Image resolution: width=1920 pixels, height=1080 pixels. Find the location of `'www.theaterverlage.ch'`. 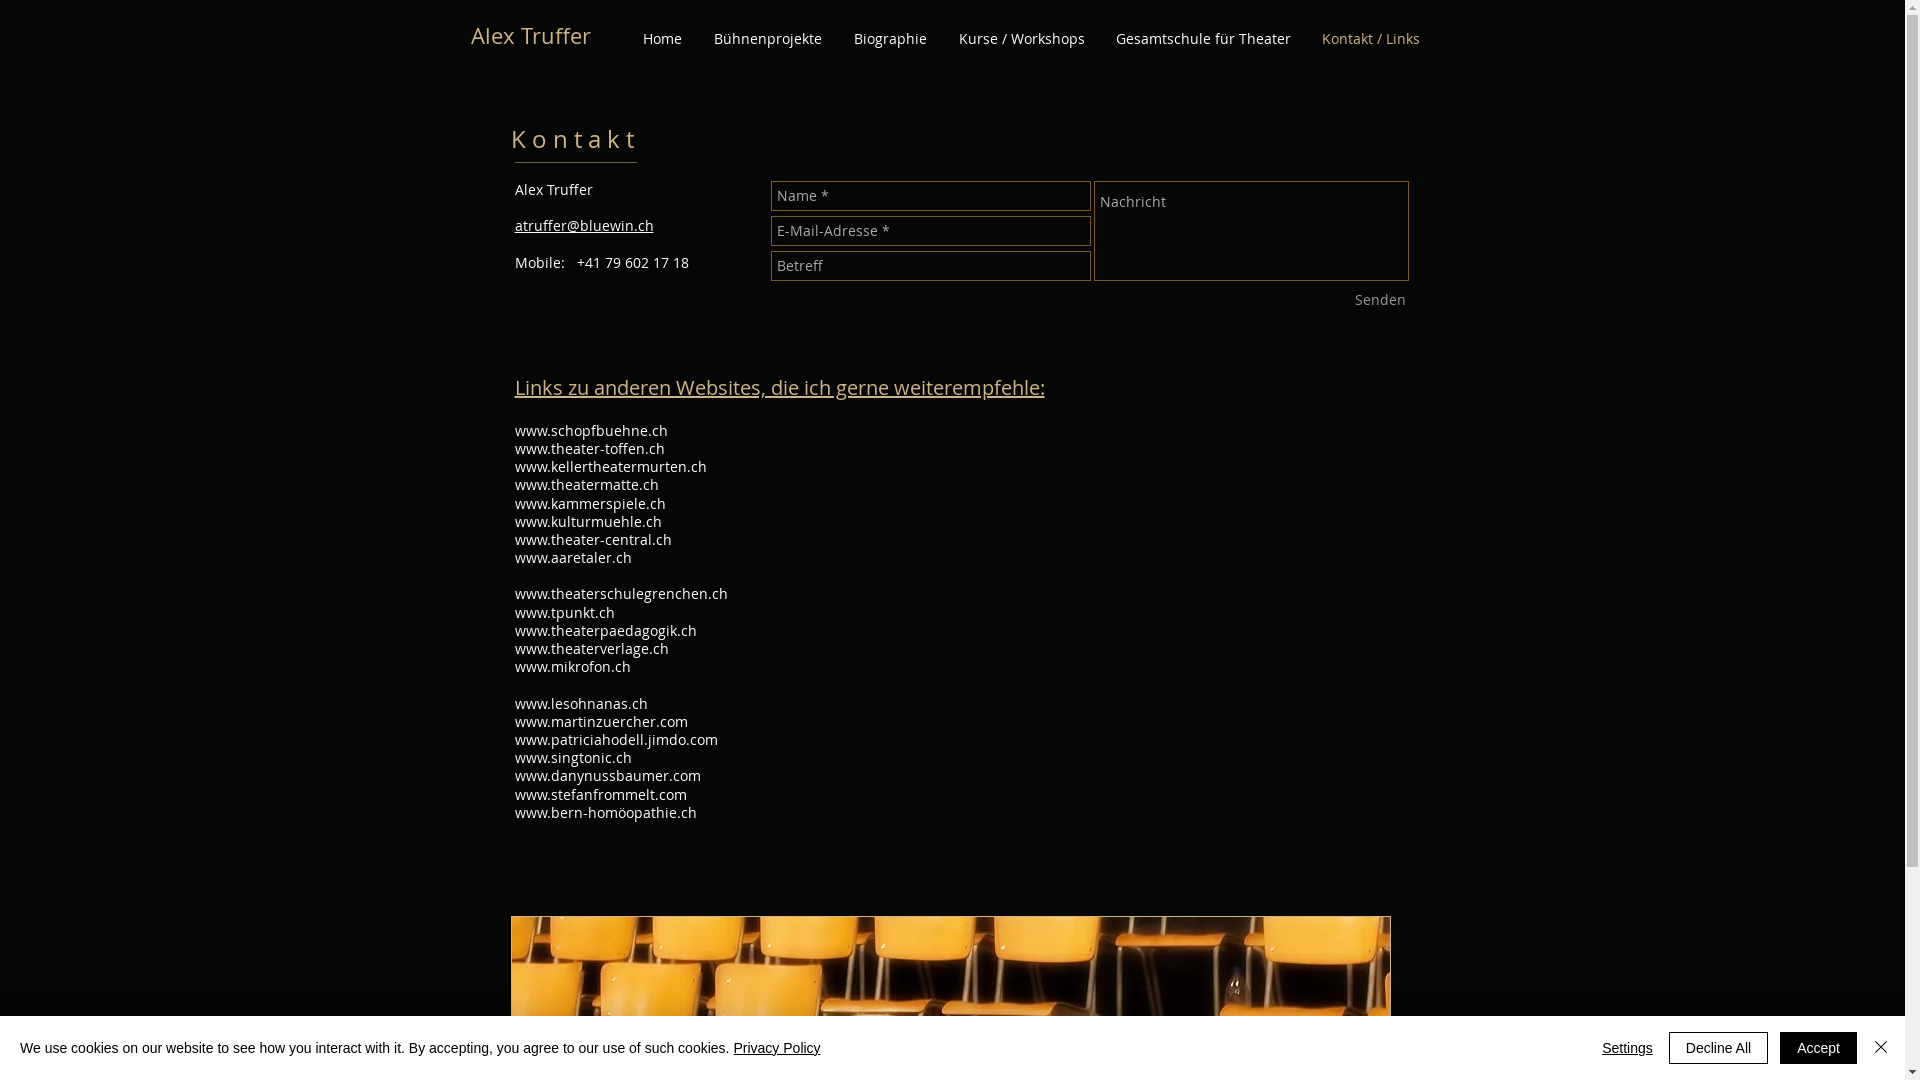

'www.theaterverlage.ch' is located at coordinates (513, 648).